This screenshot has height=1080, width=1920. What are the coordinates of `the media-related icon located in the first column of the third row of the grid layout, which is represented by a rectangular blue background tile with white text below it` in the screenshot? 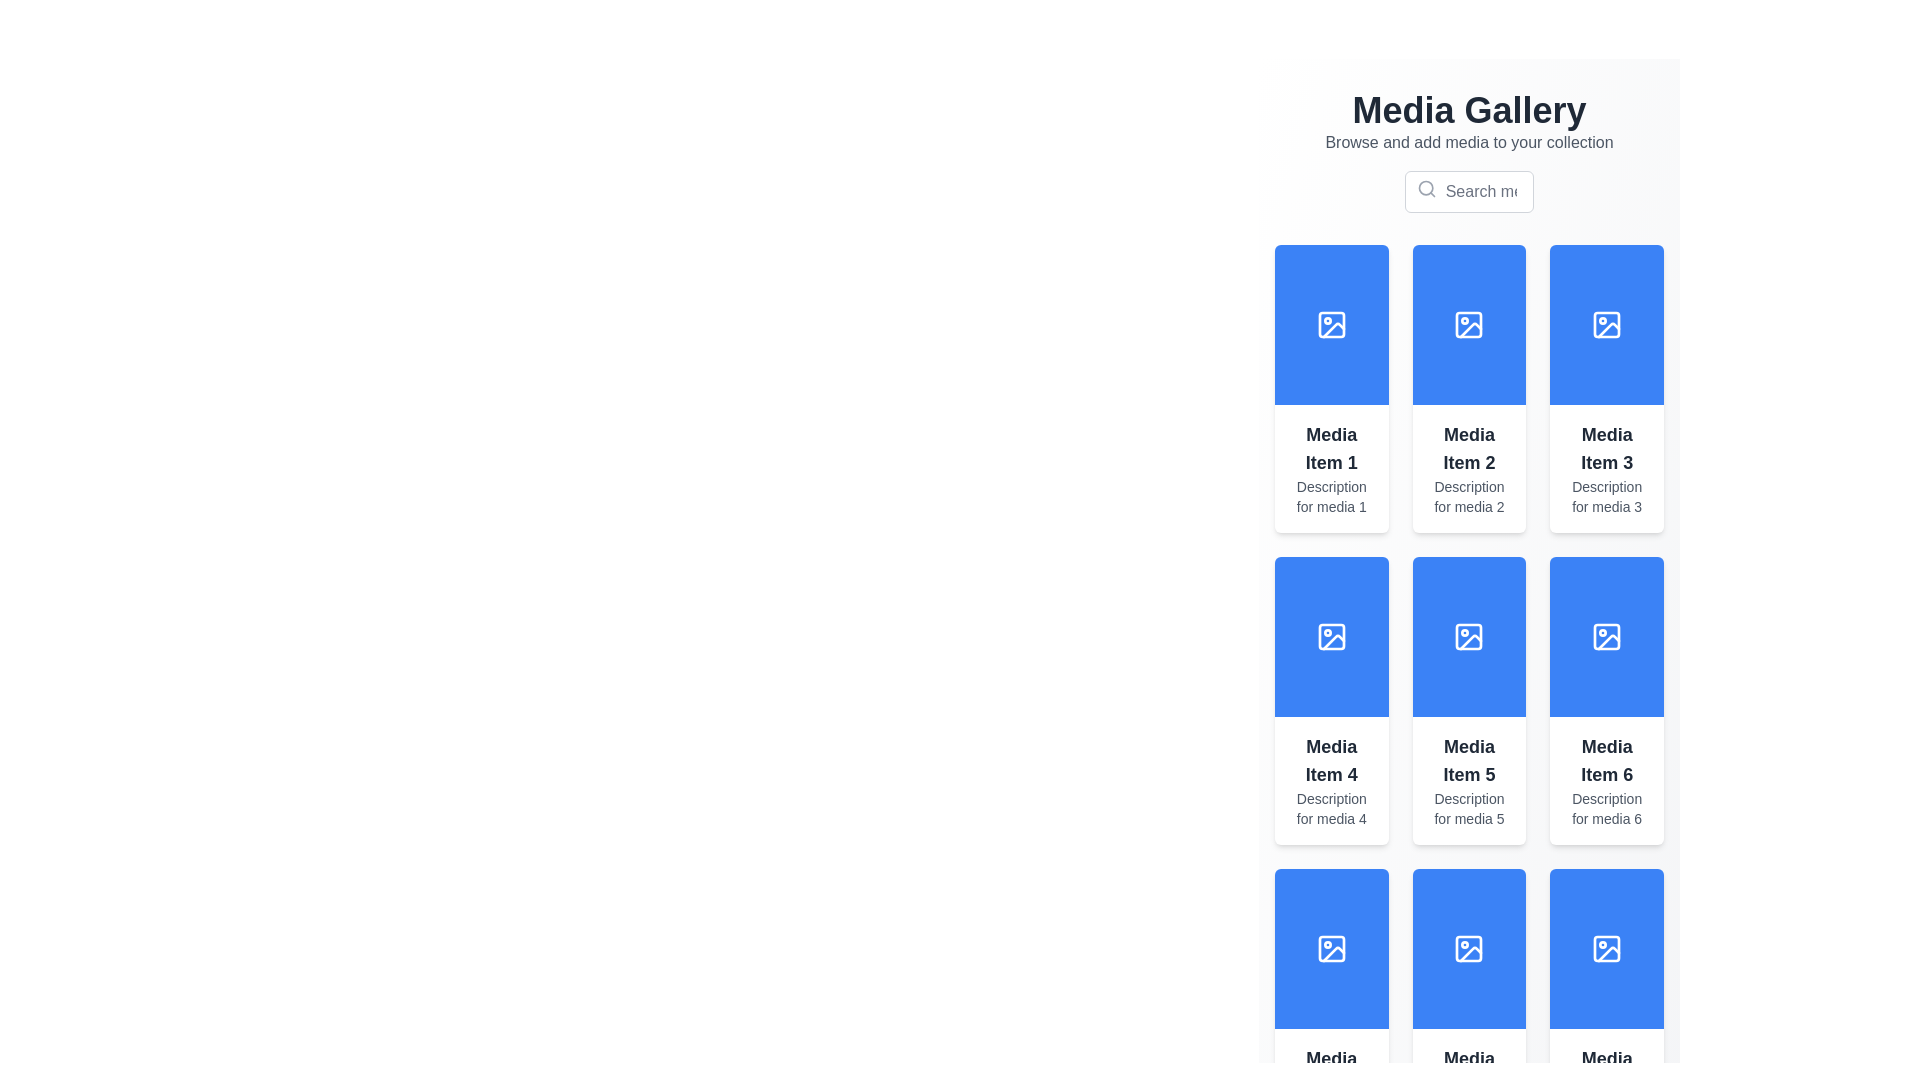 It's located at (1331, 947).